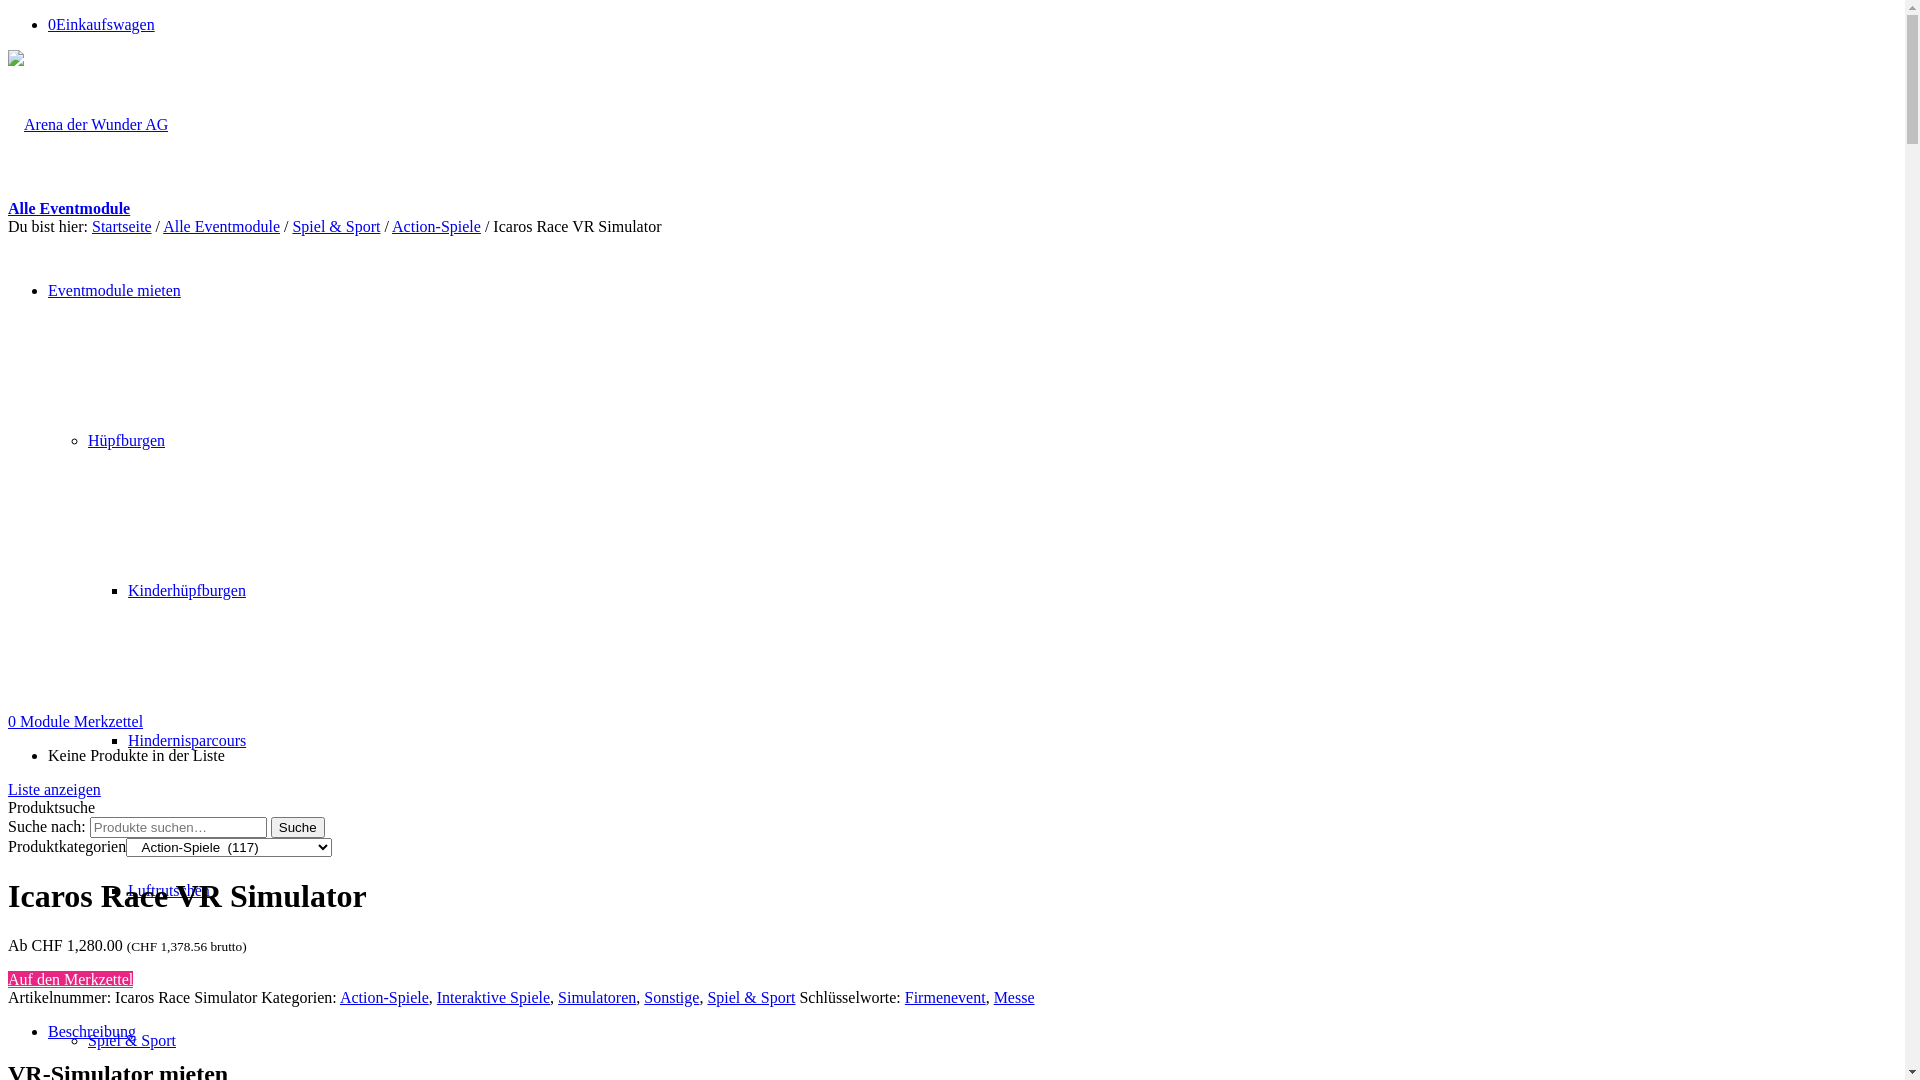 The image size is (1920, 1080). I want to click on 'Startseite', so click(120, 225).